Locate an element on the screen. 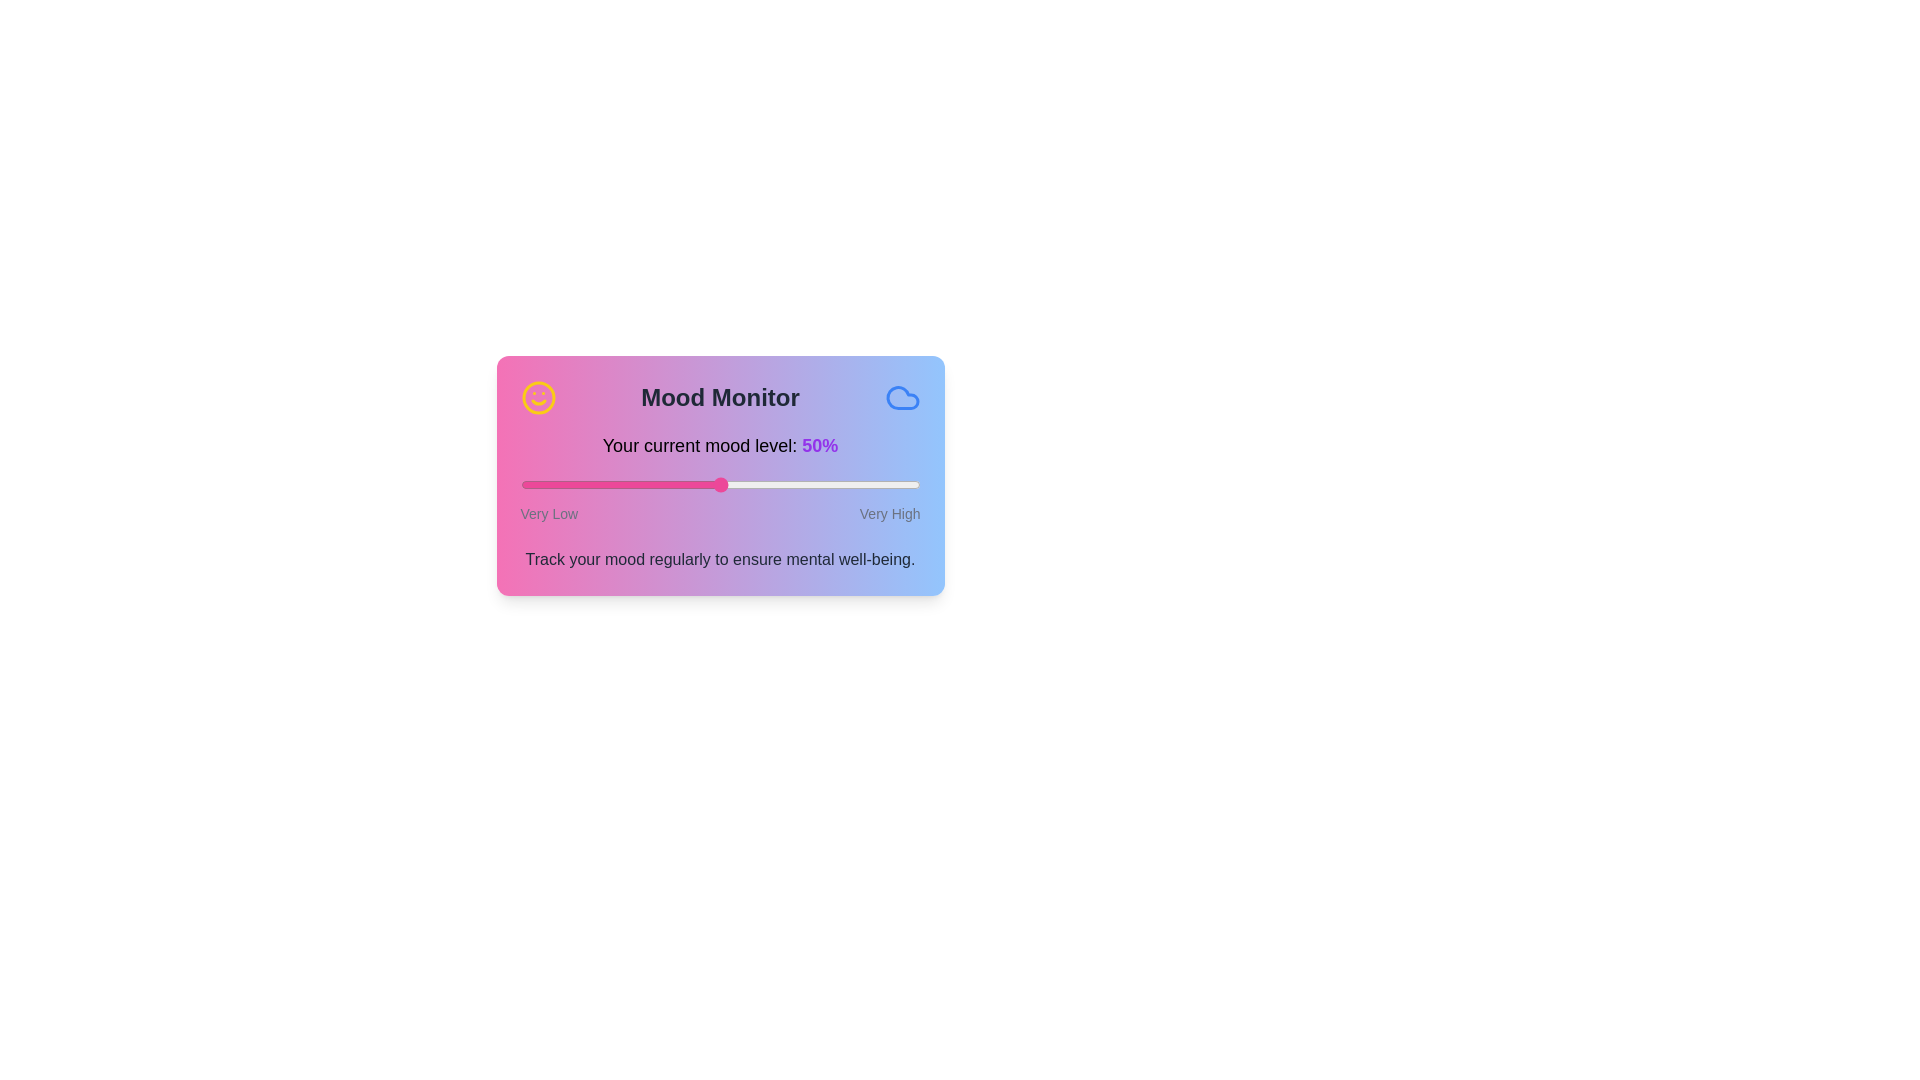 This screenshot has width=1920, height=1080. the mood slider to set the mood level to 16% is located at coordinates (583, 485).